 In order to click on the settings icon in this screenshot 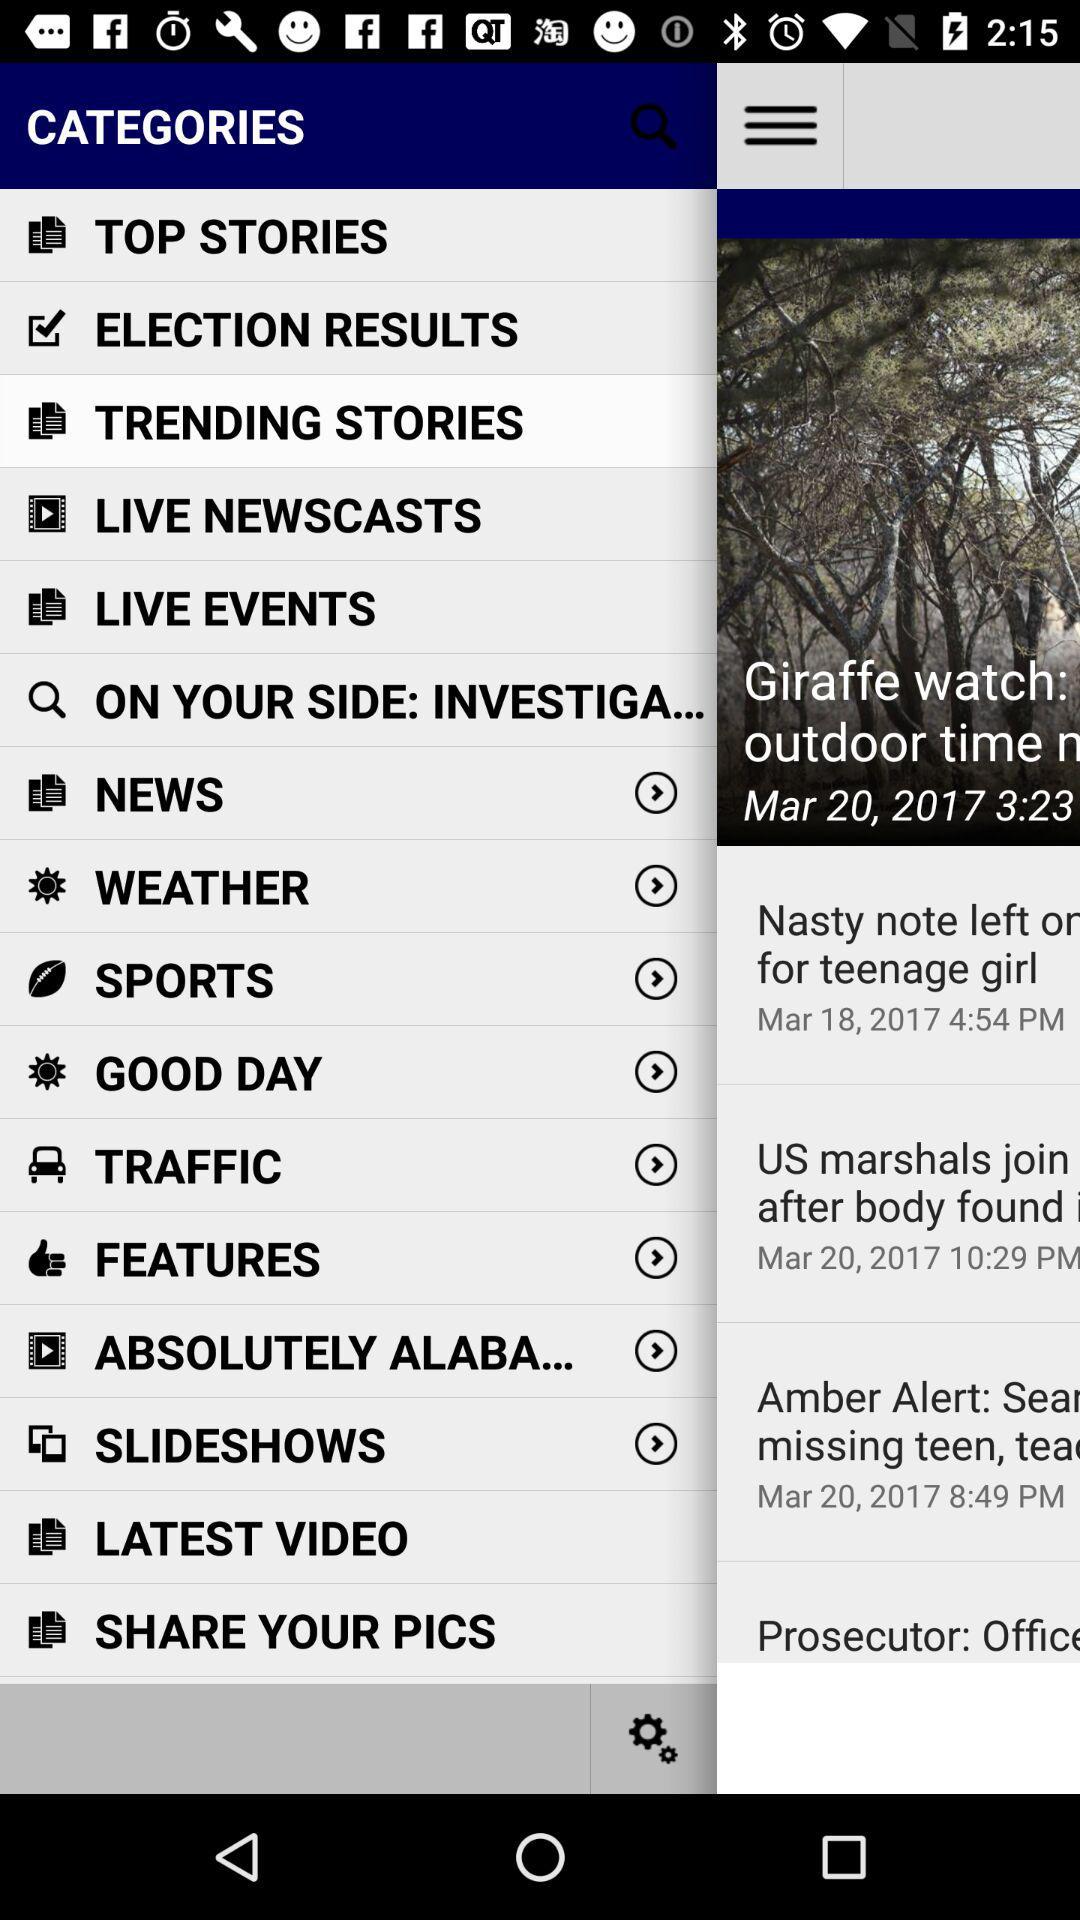, I will do `click(654, 1737)`.